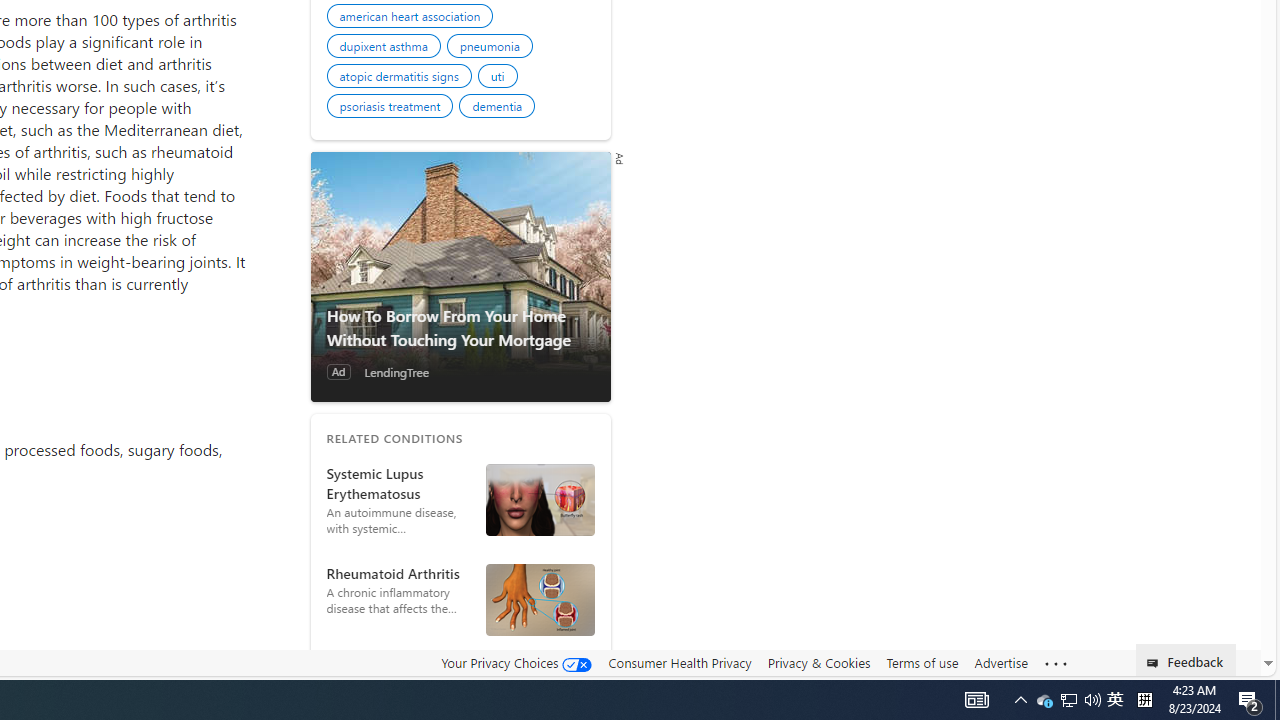  I want to click on 'atopic dermatitis signs', so click(400, 78).